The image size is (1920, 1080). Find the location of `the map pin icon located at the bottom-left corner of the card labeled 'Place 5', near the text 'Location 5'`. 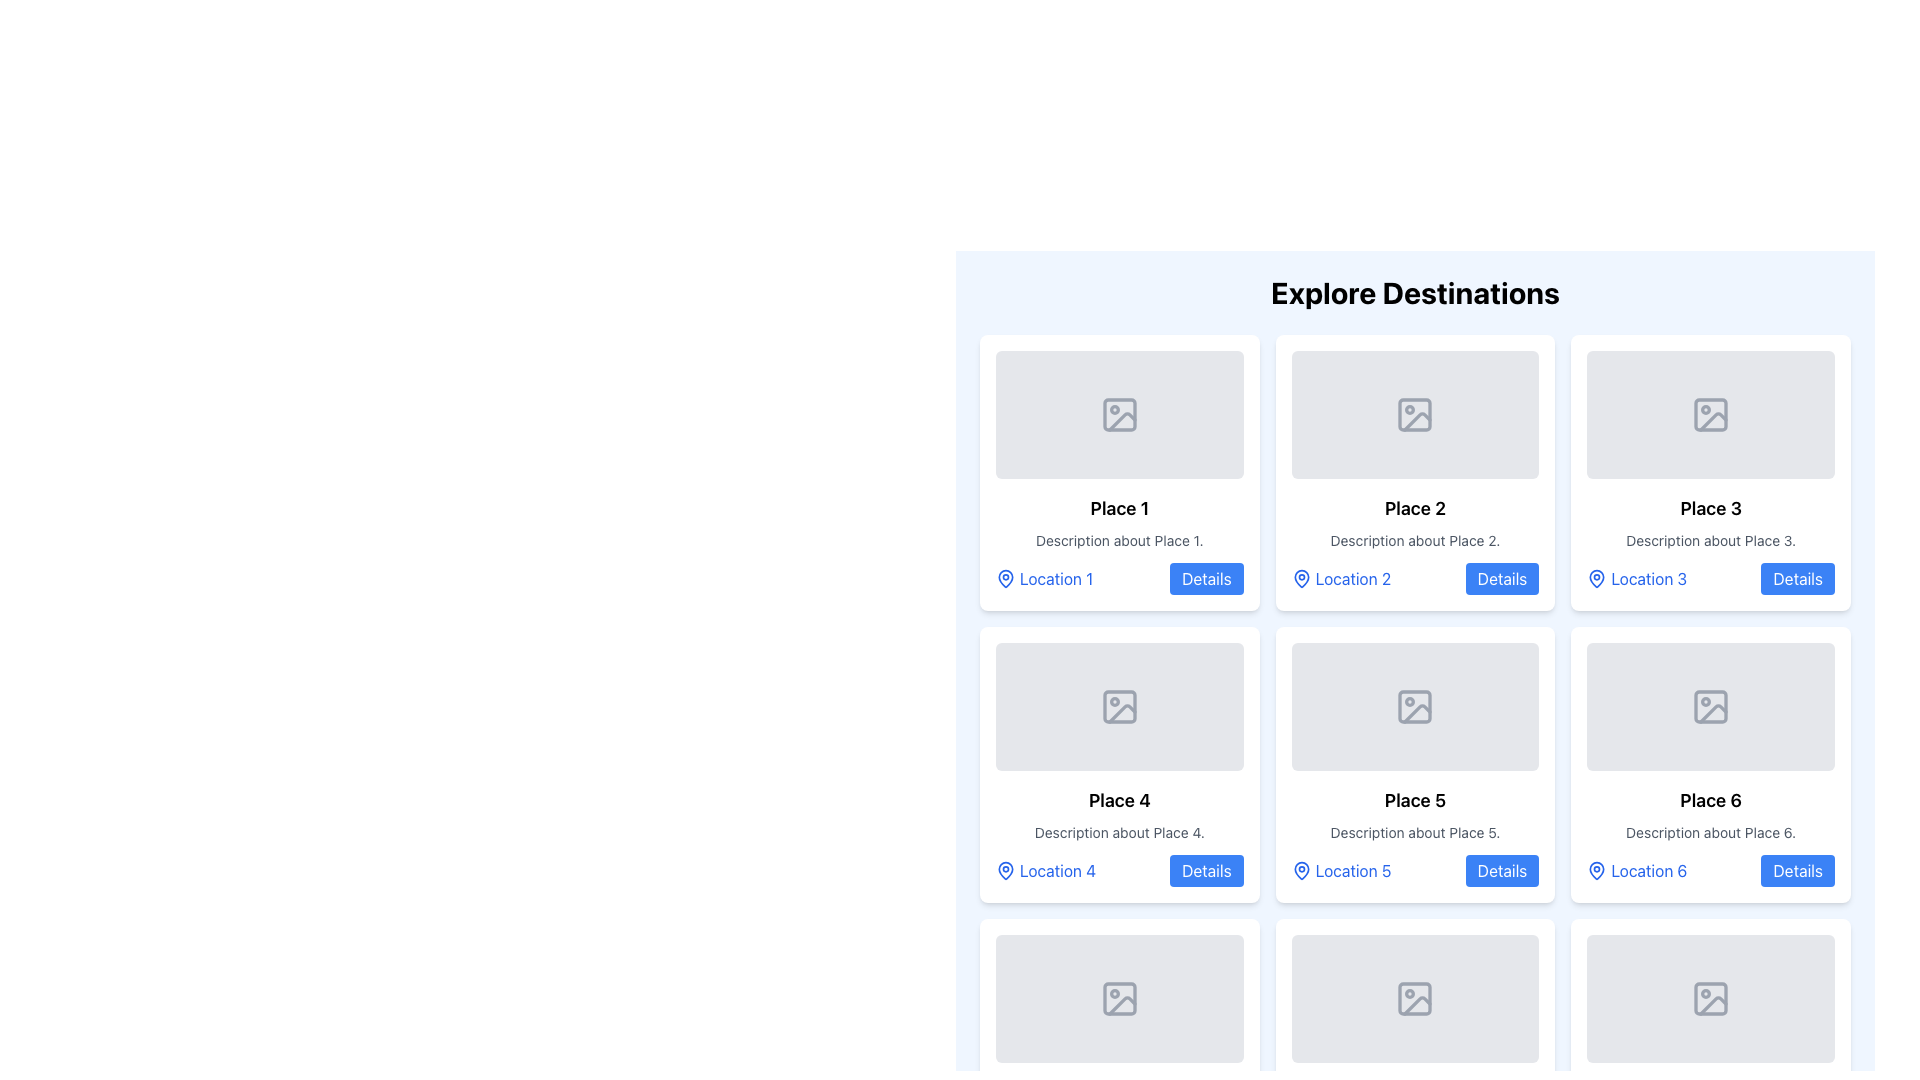

the map pin icon located at the bottom-left corner of the card labeled 'Place 5', near the text 'Location 5' is located at coordinates (1301, 870).